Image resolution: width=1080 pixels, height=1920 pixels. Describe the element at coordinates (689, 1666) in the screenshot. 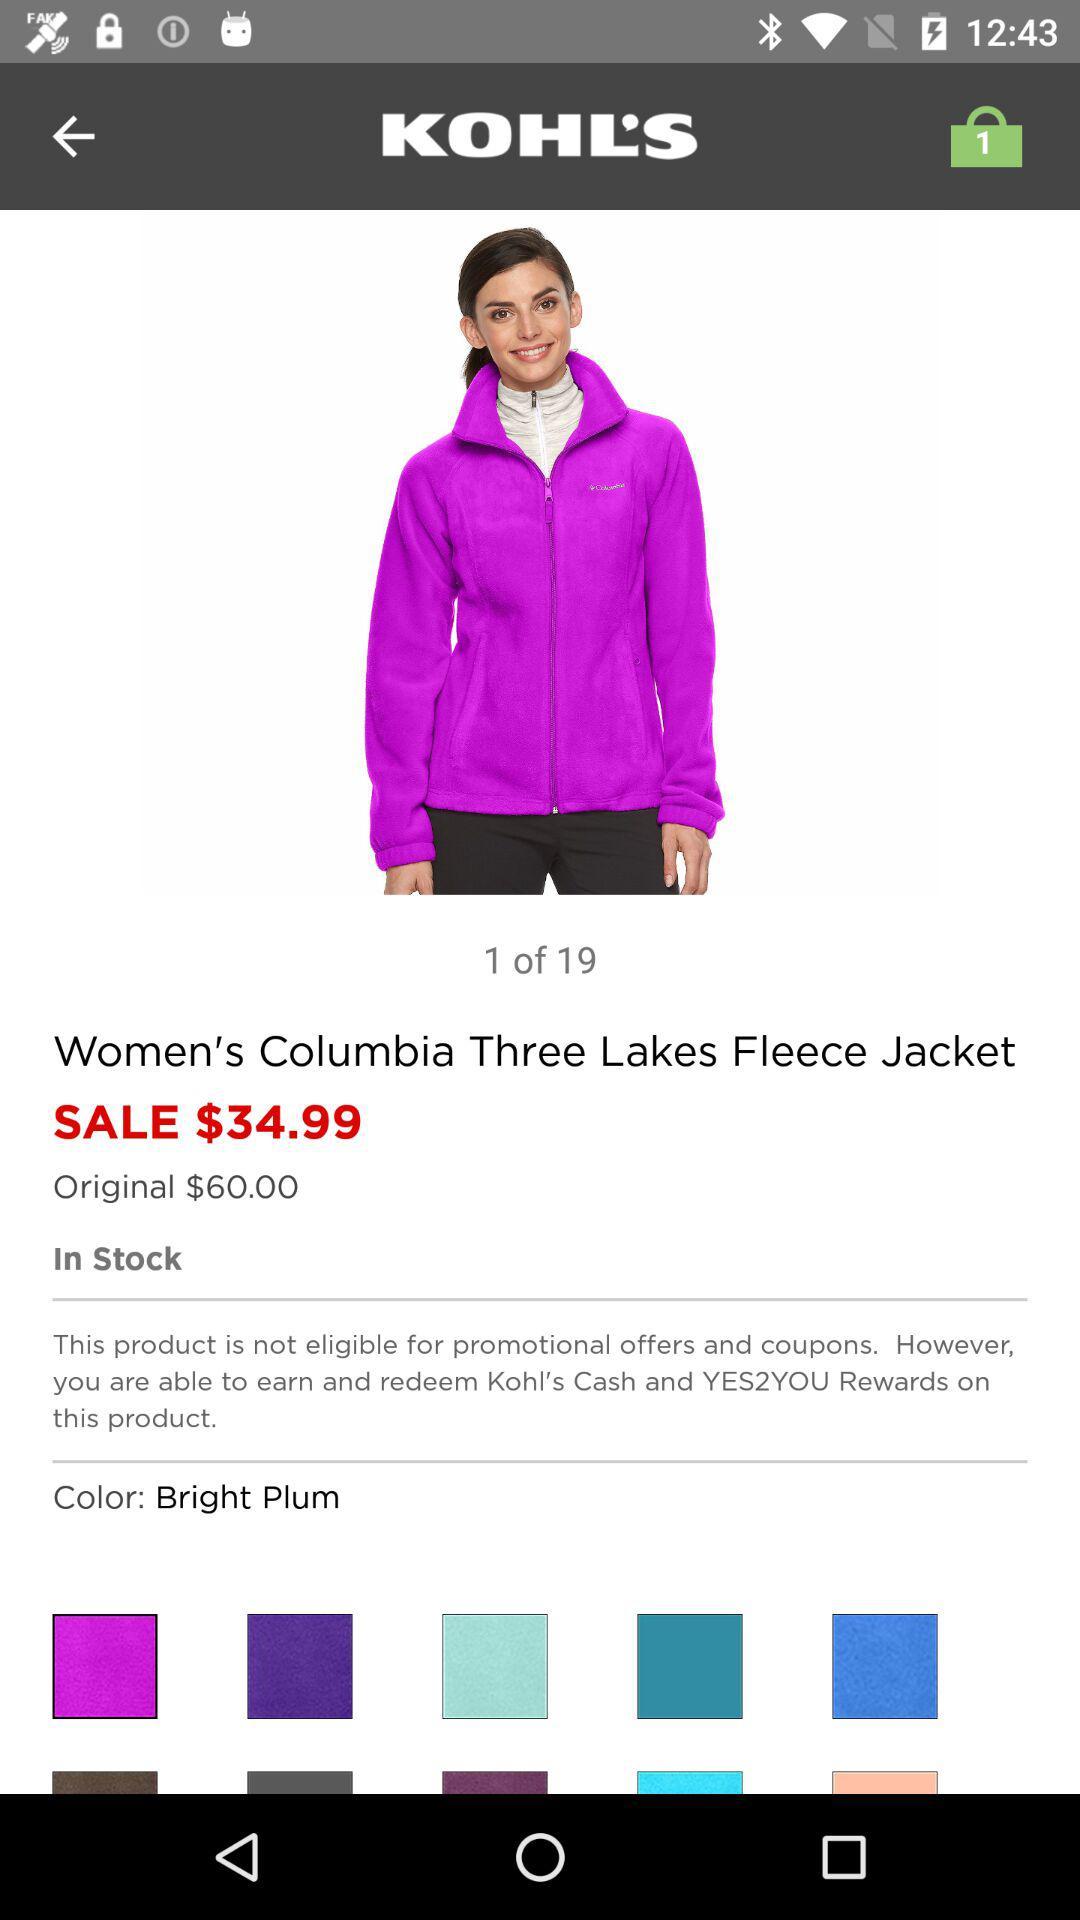

I see `selection for a different color jacket` at that location.